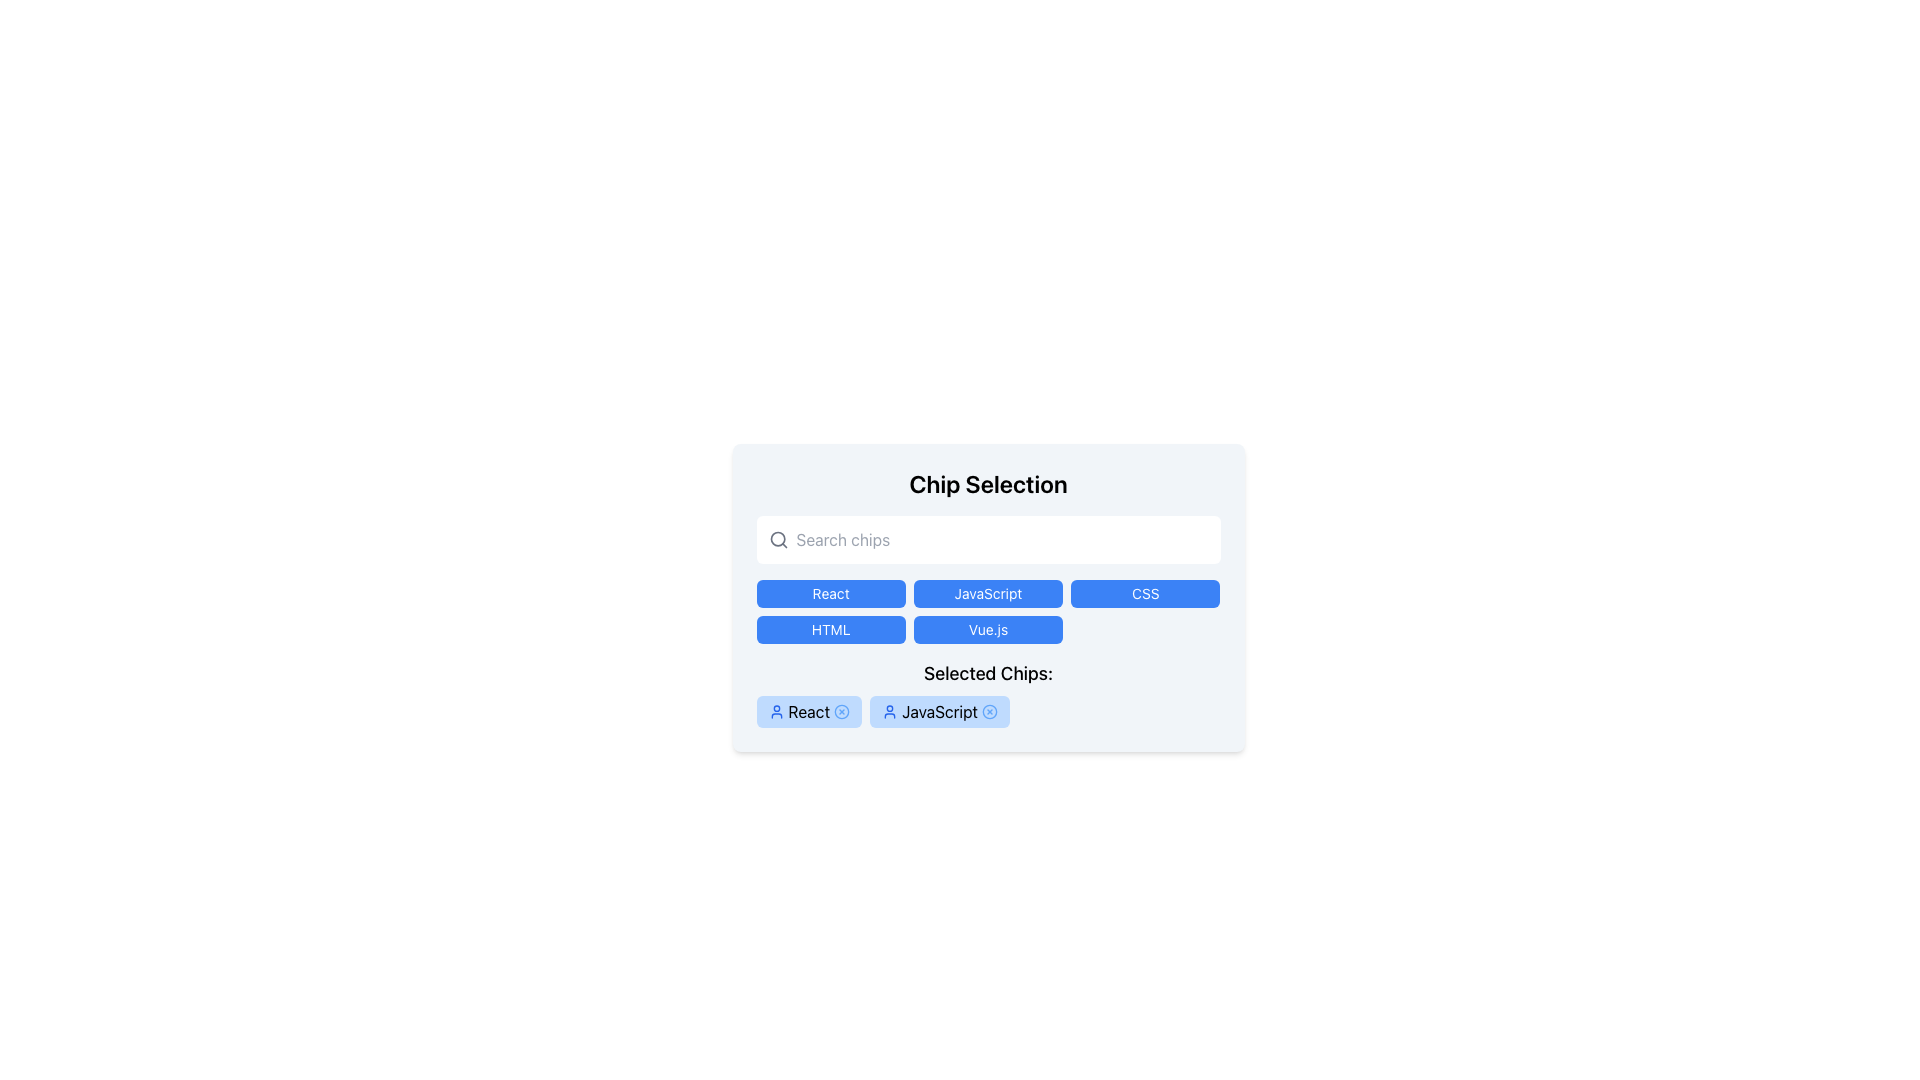  Describe the element at coordinates (809, 711) in the screenshot. I see `the selectable tag labeled 'React' in the 'Selected Chips' section` at that location.